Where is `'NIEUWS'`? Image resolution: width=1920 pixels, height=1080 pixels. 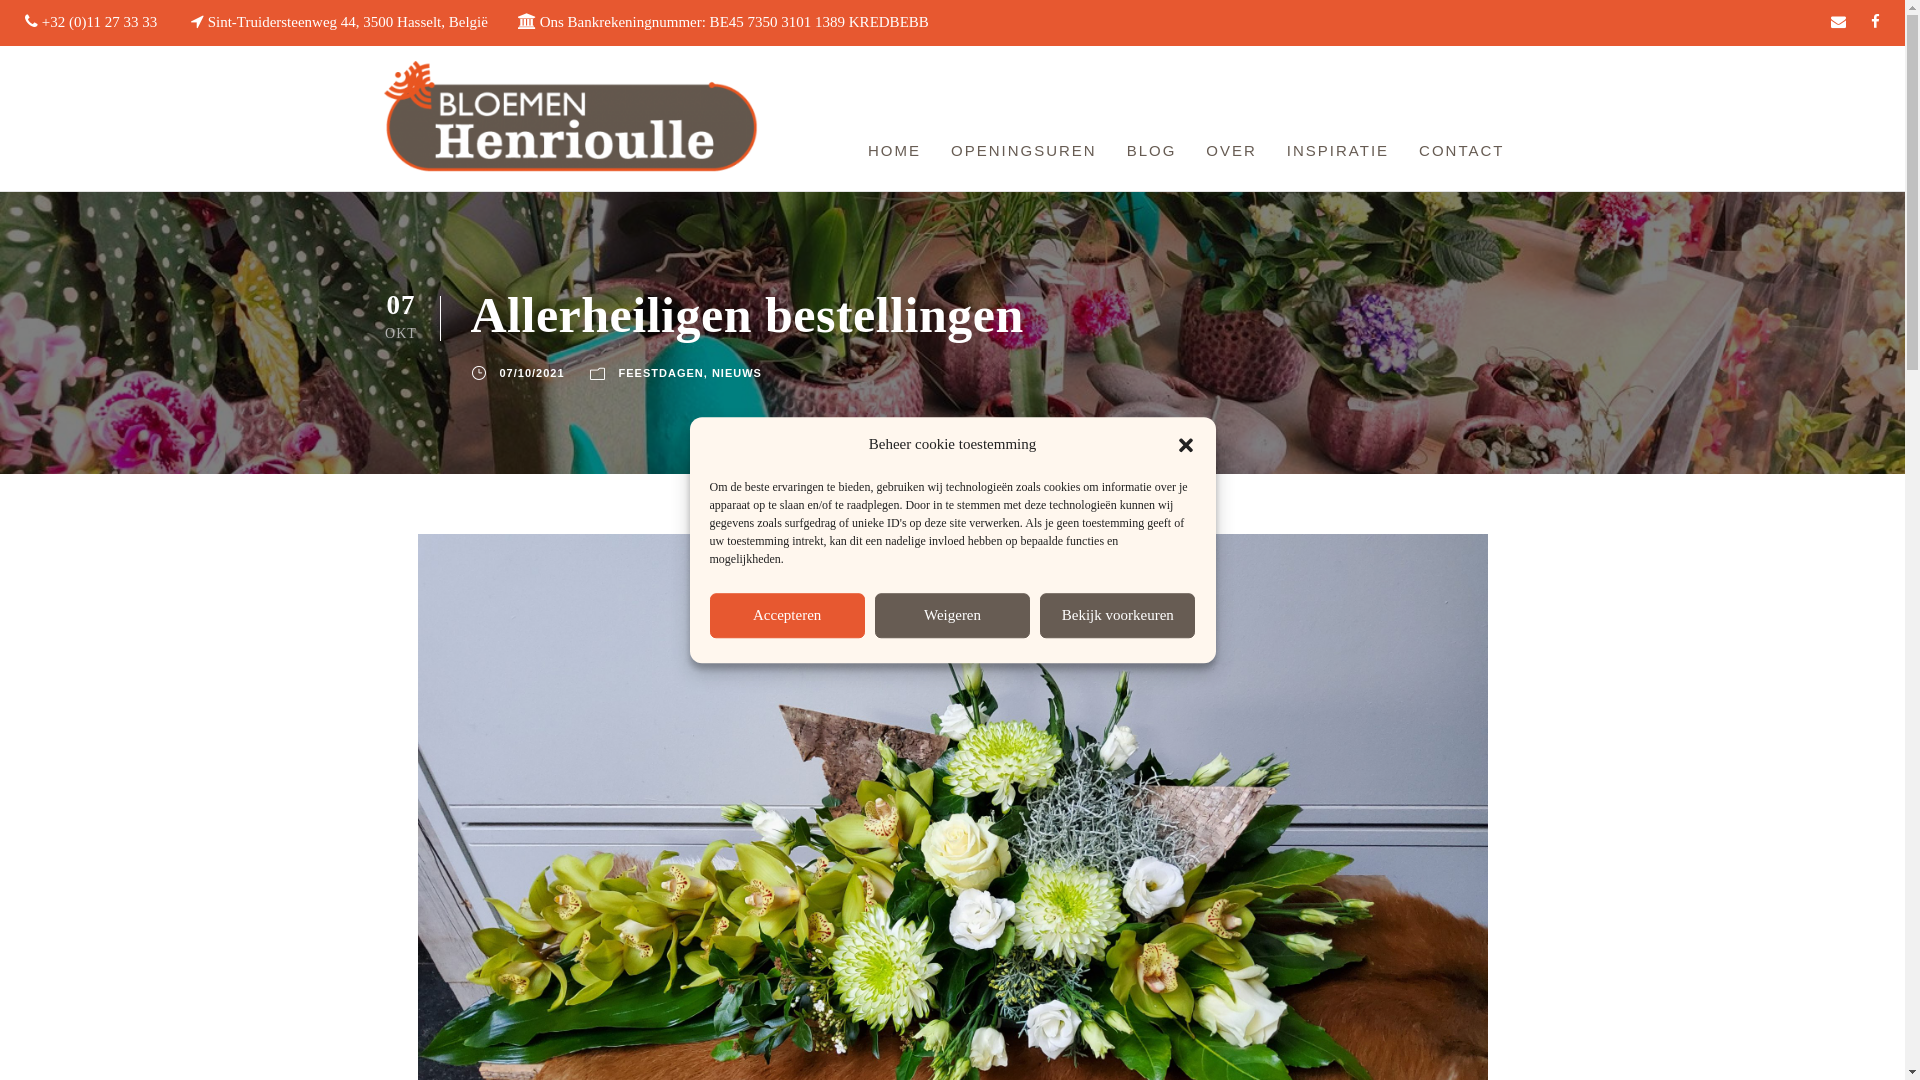 'NIEUWS' is located at coordinates (736, 373).